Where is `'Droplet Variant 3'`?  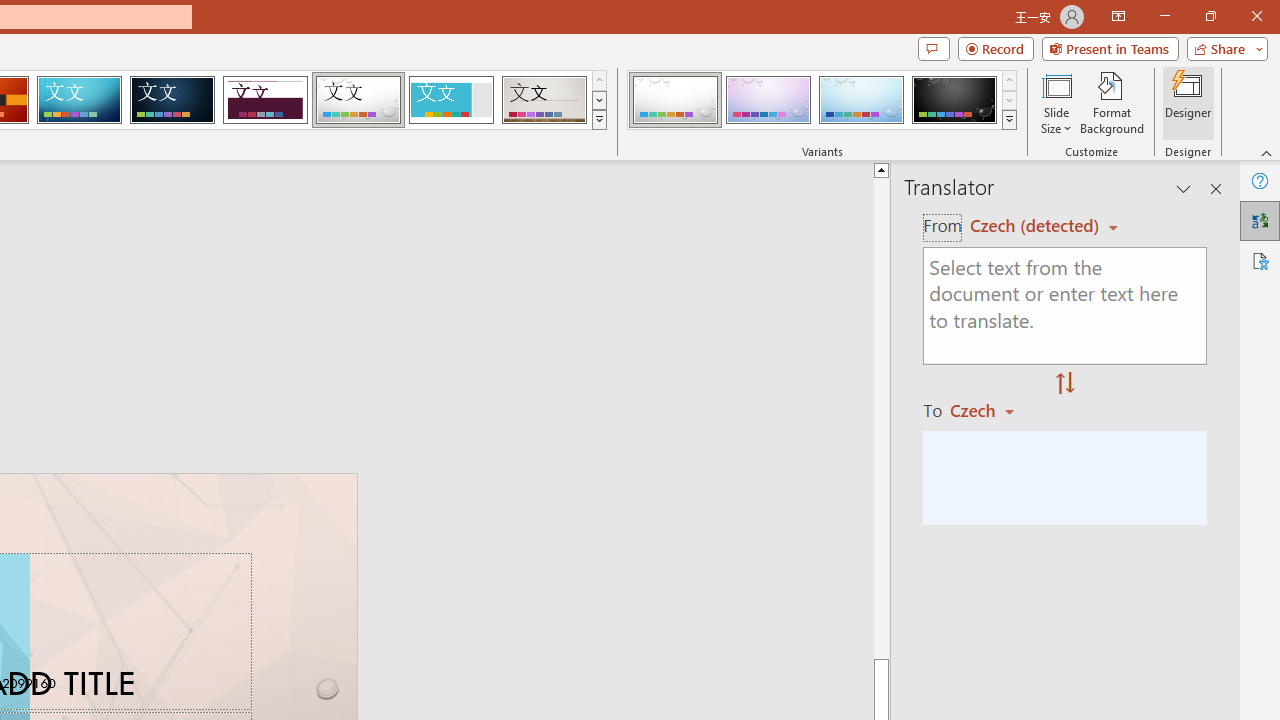
'Droplet Variant 3' is located at coordinates (861, 100).